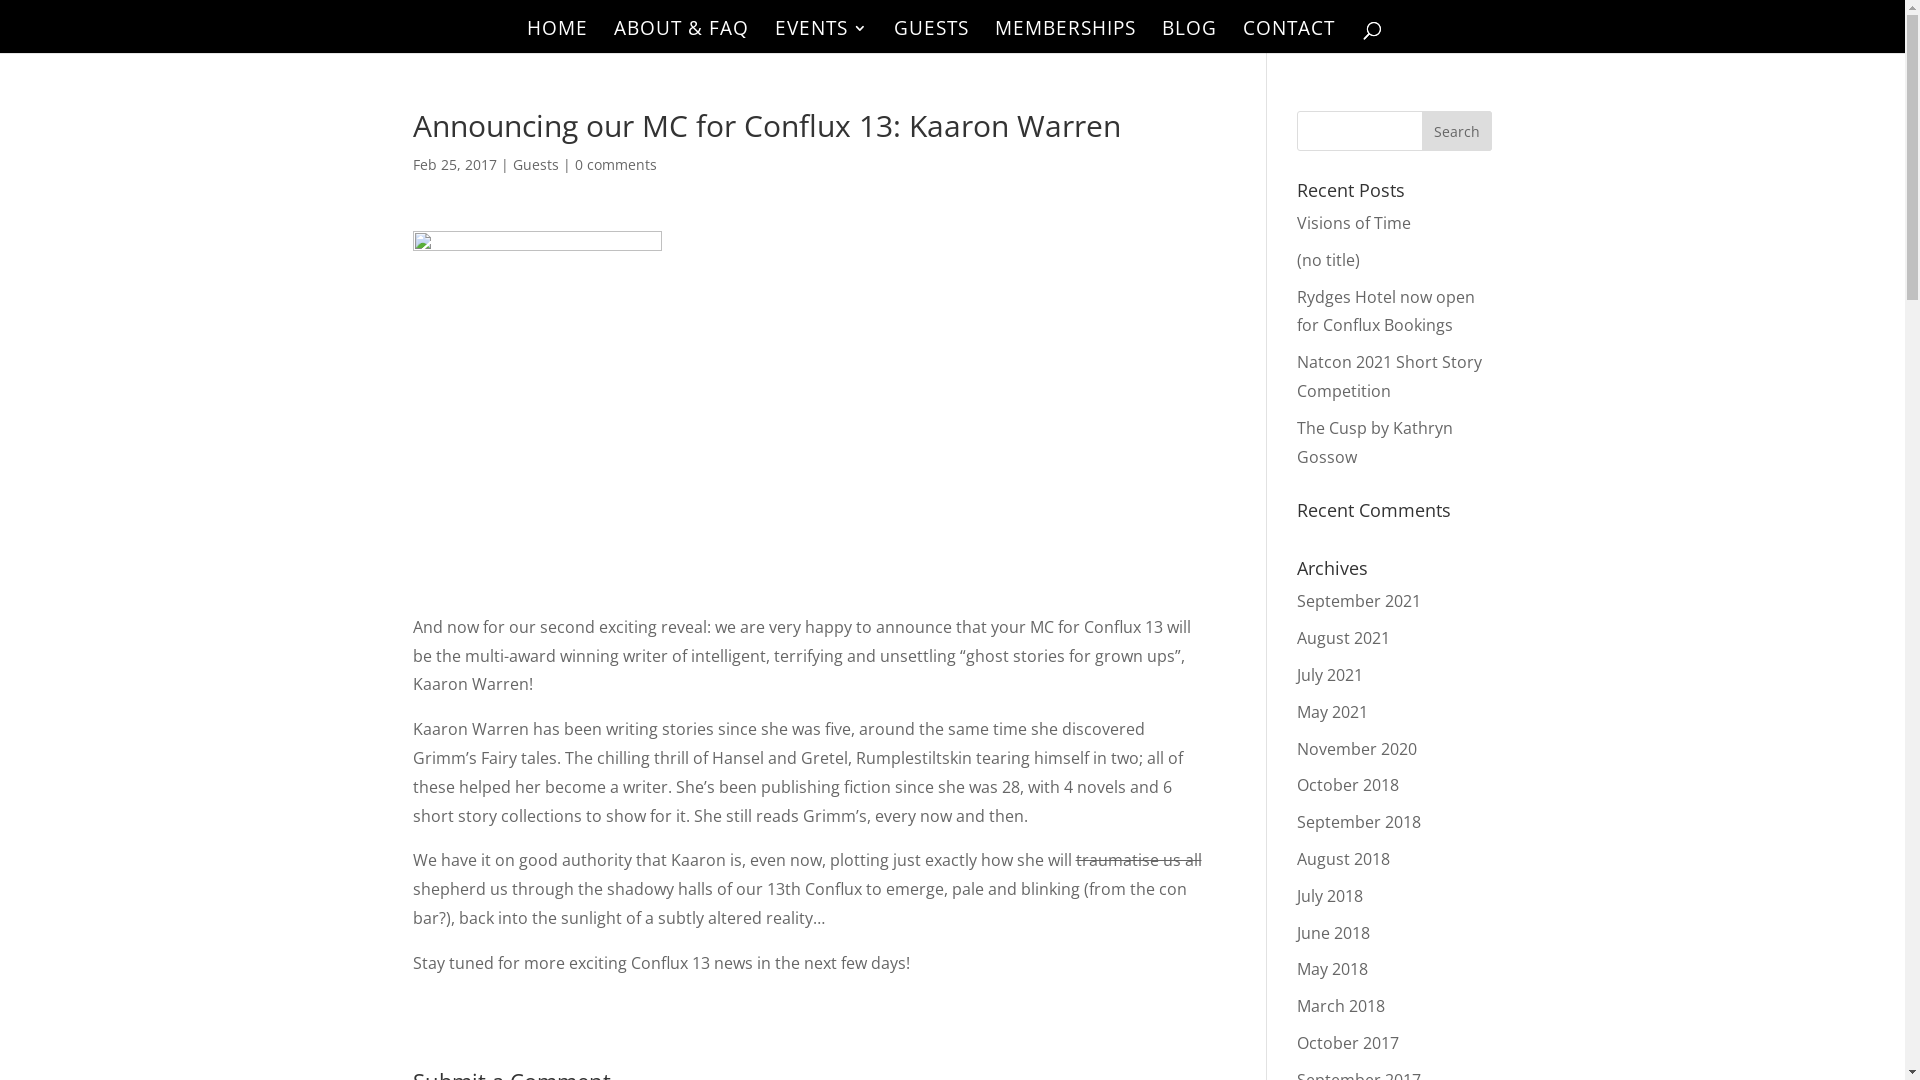 This screenshot has height=1080, width=1920. Describe the element at coordinates (1343, 858) in the screenshot. I see `'August 2018'` at that location.